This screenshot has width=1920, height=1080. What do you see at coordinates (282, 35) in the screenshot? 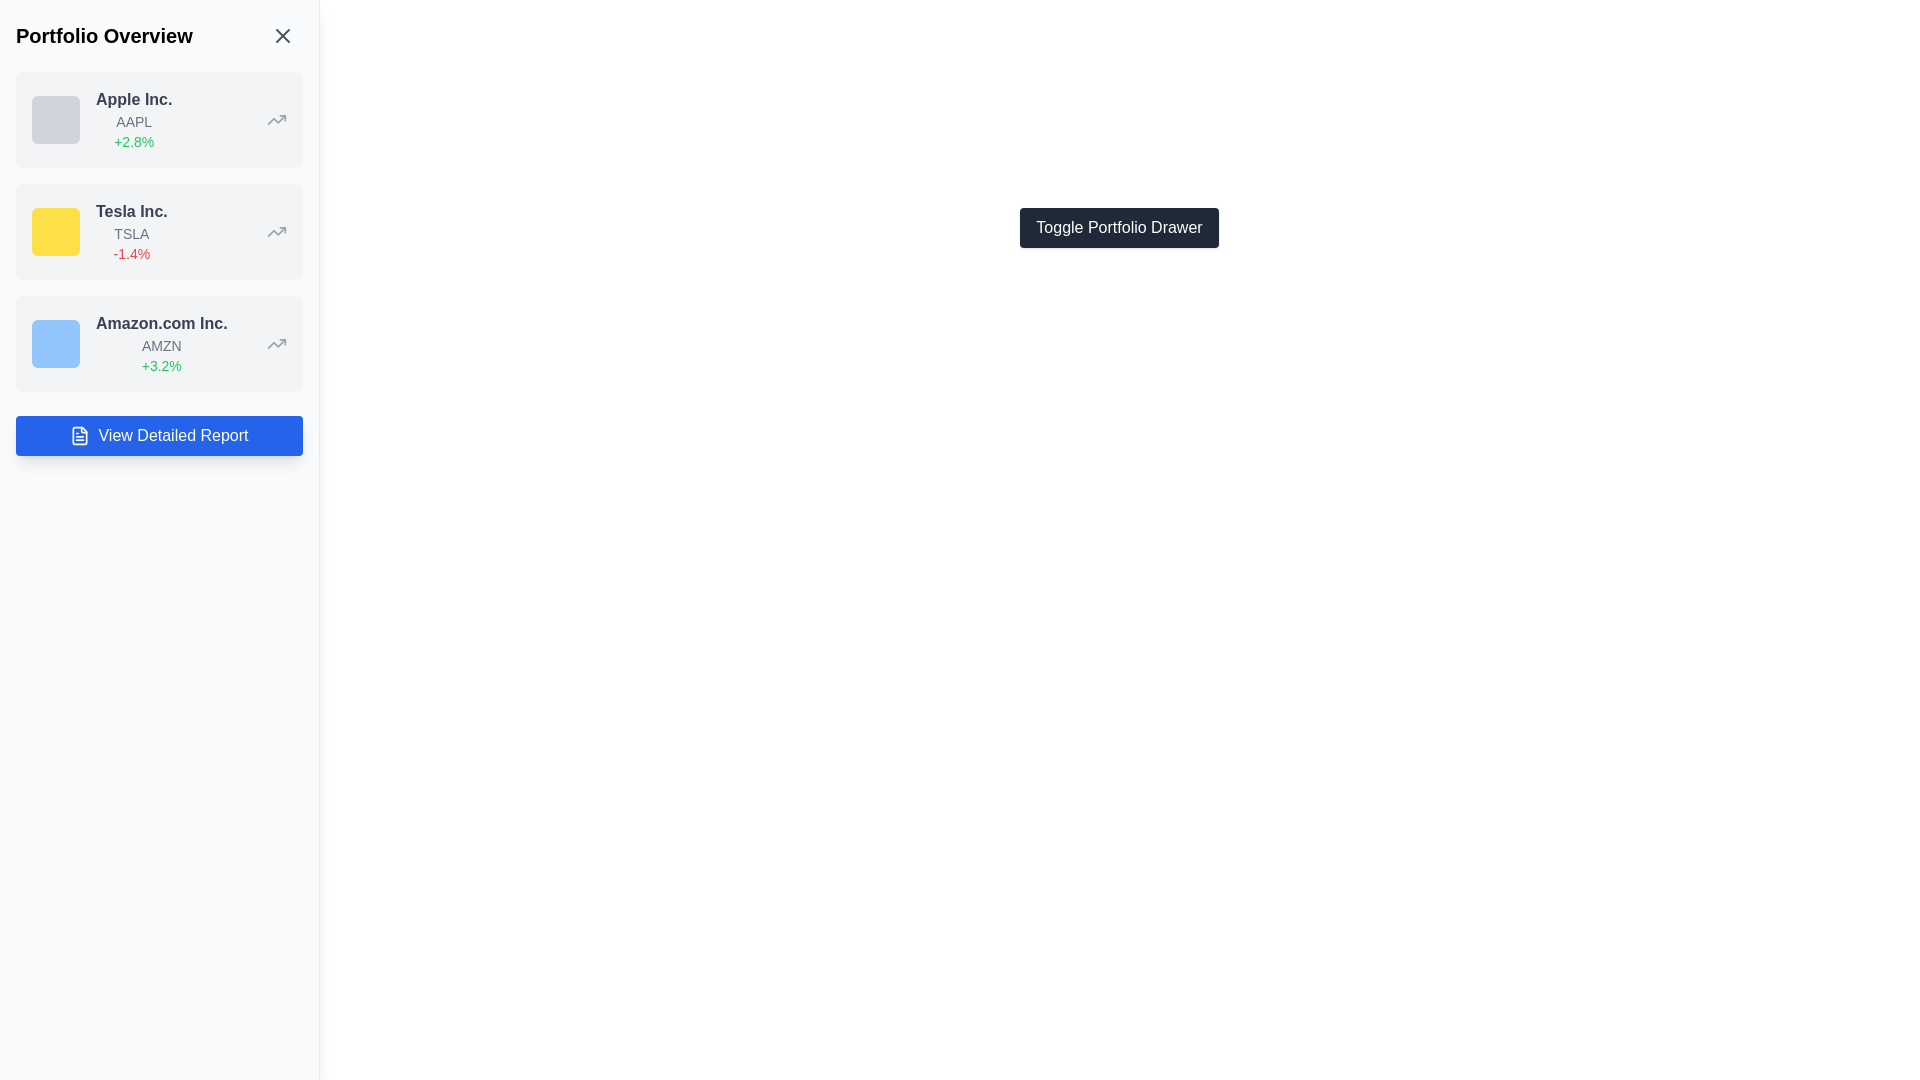
I see `the Close button (X icon) located in the top-right corner of the 'Portfolio Overview' sidebar` at bounding box center [282, 35].